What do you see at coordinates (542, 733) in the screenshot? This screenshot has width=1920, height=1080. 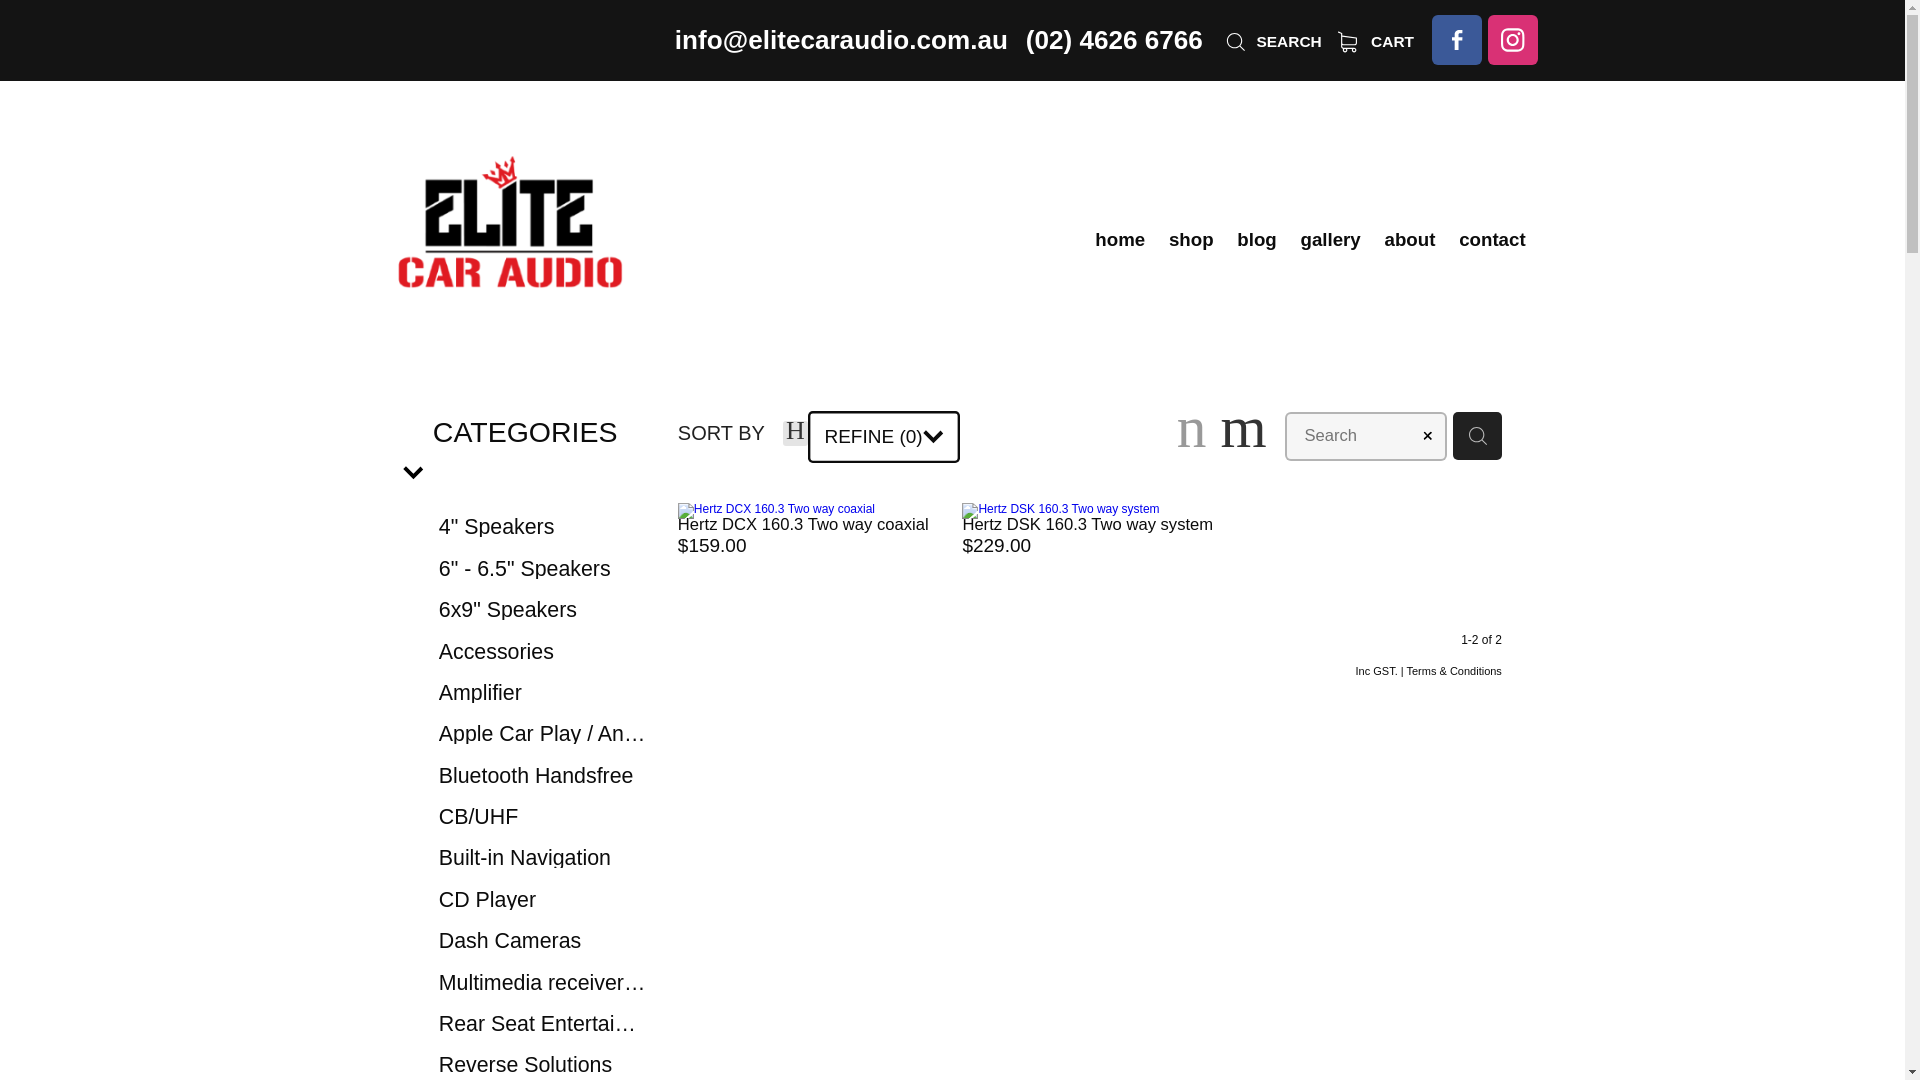 I see `'Apple Car Play / Android Auto'` at bounding box center [542, 733].